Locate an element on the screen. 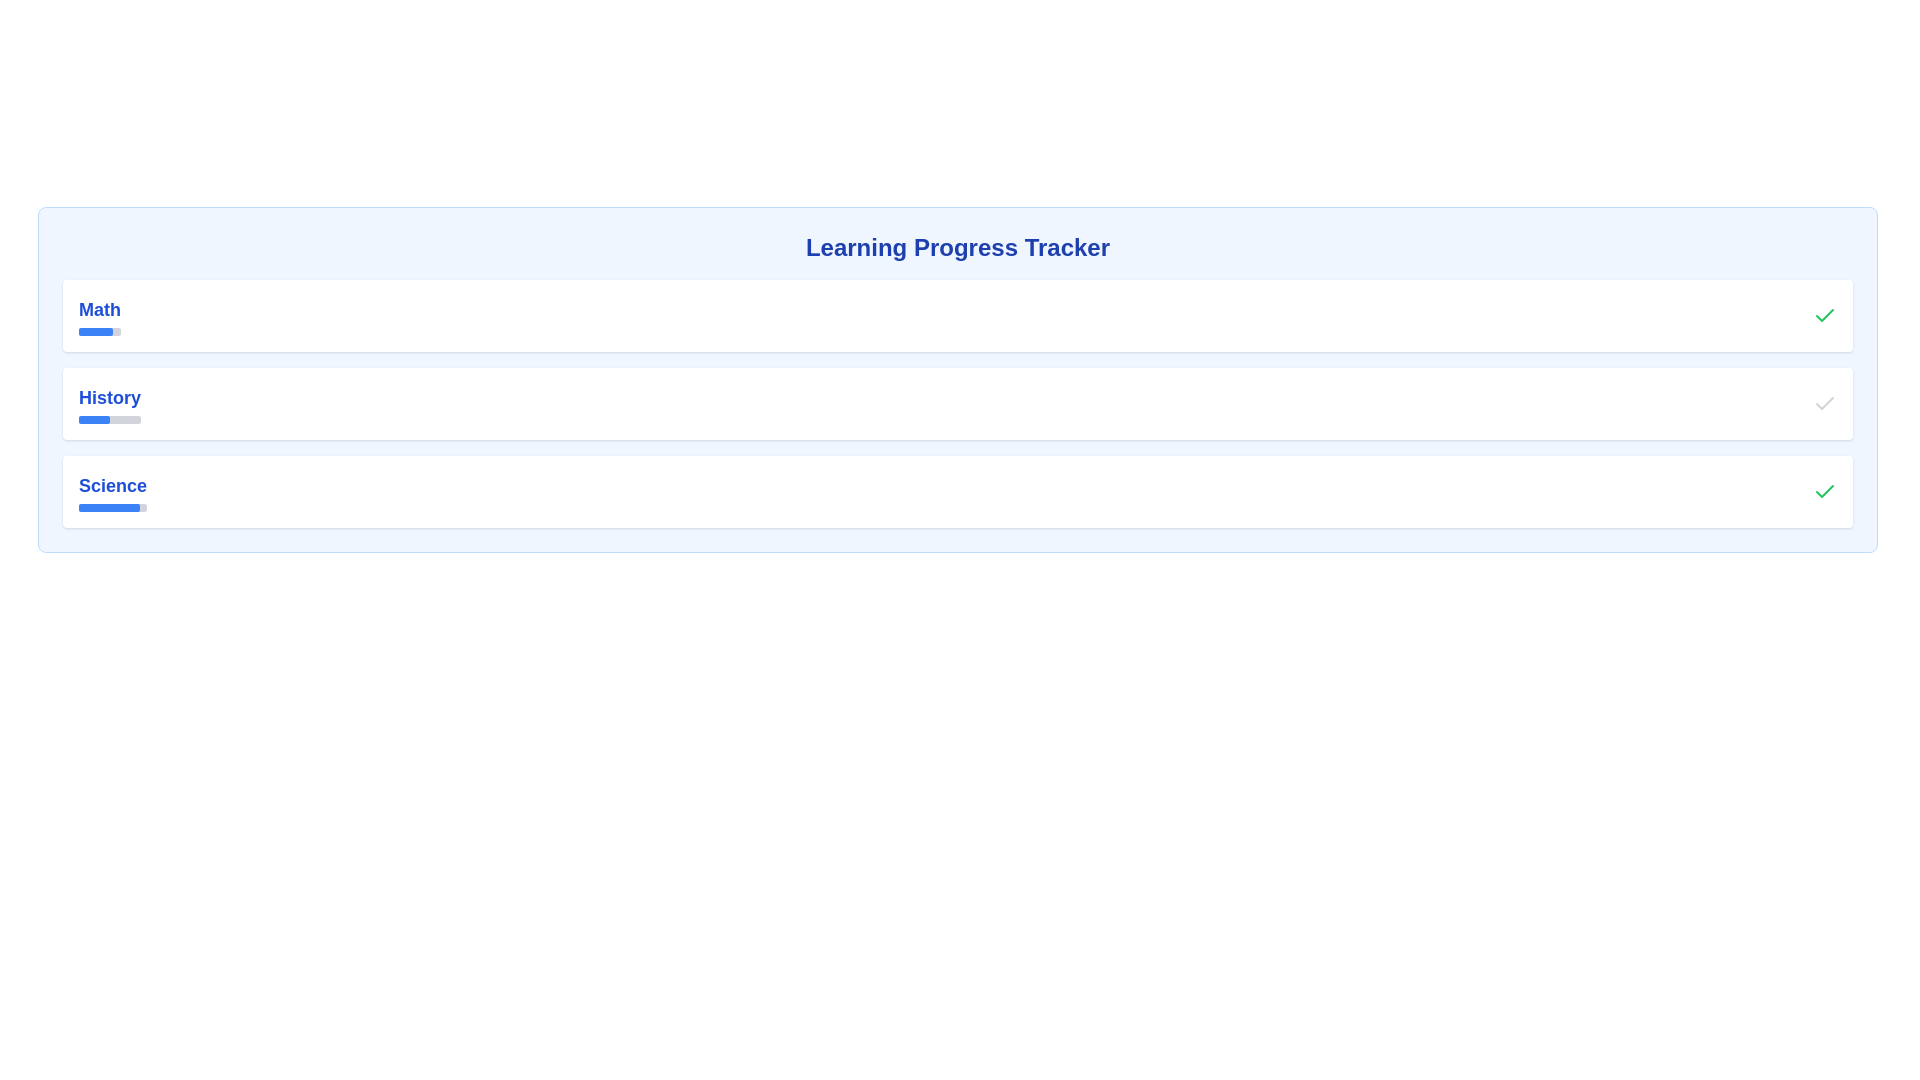  the Progress bar associated with the label 'Science', which is a horizontal bar with a gray background and a blue segment representing 90% completion is located at coordinates (112, 507).